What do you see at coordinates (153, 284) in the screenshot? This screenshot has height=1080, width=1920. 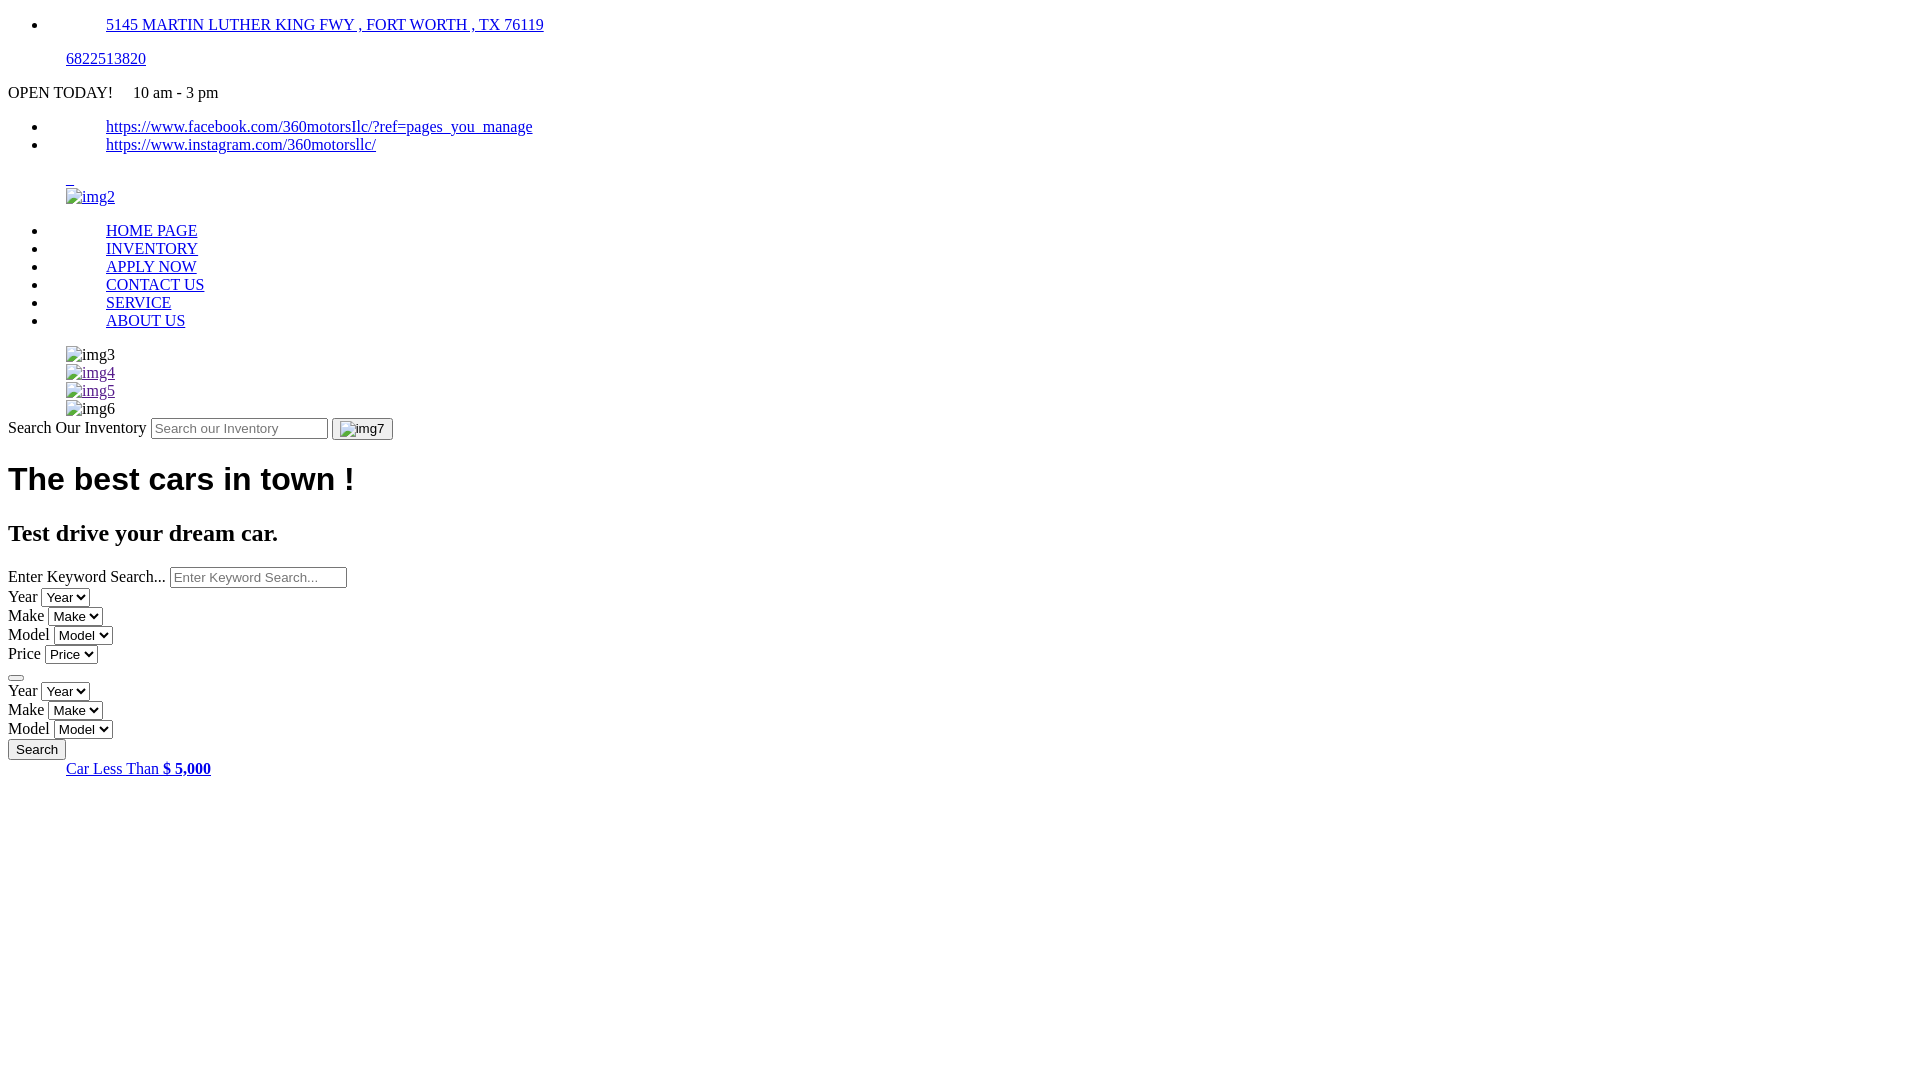 I see `'CONTACT US'` at bounding box center [153, 284].